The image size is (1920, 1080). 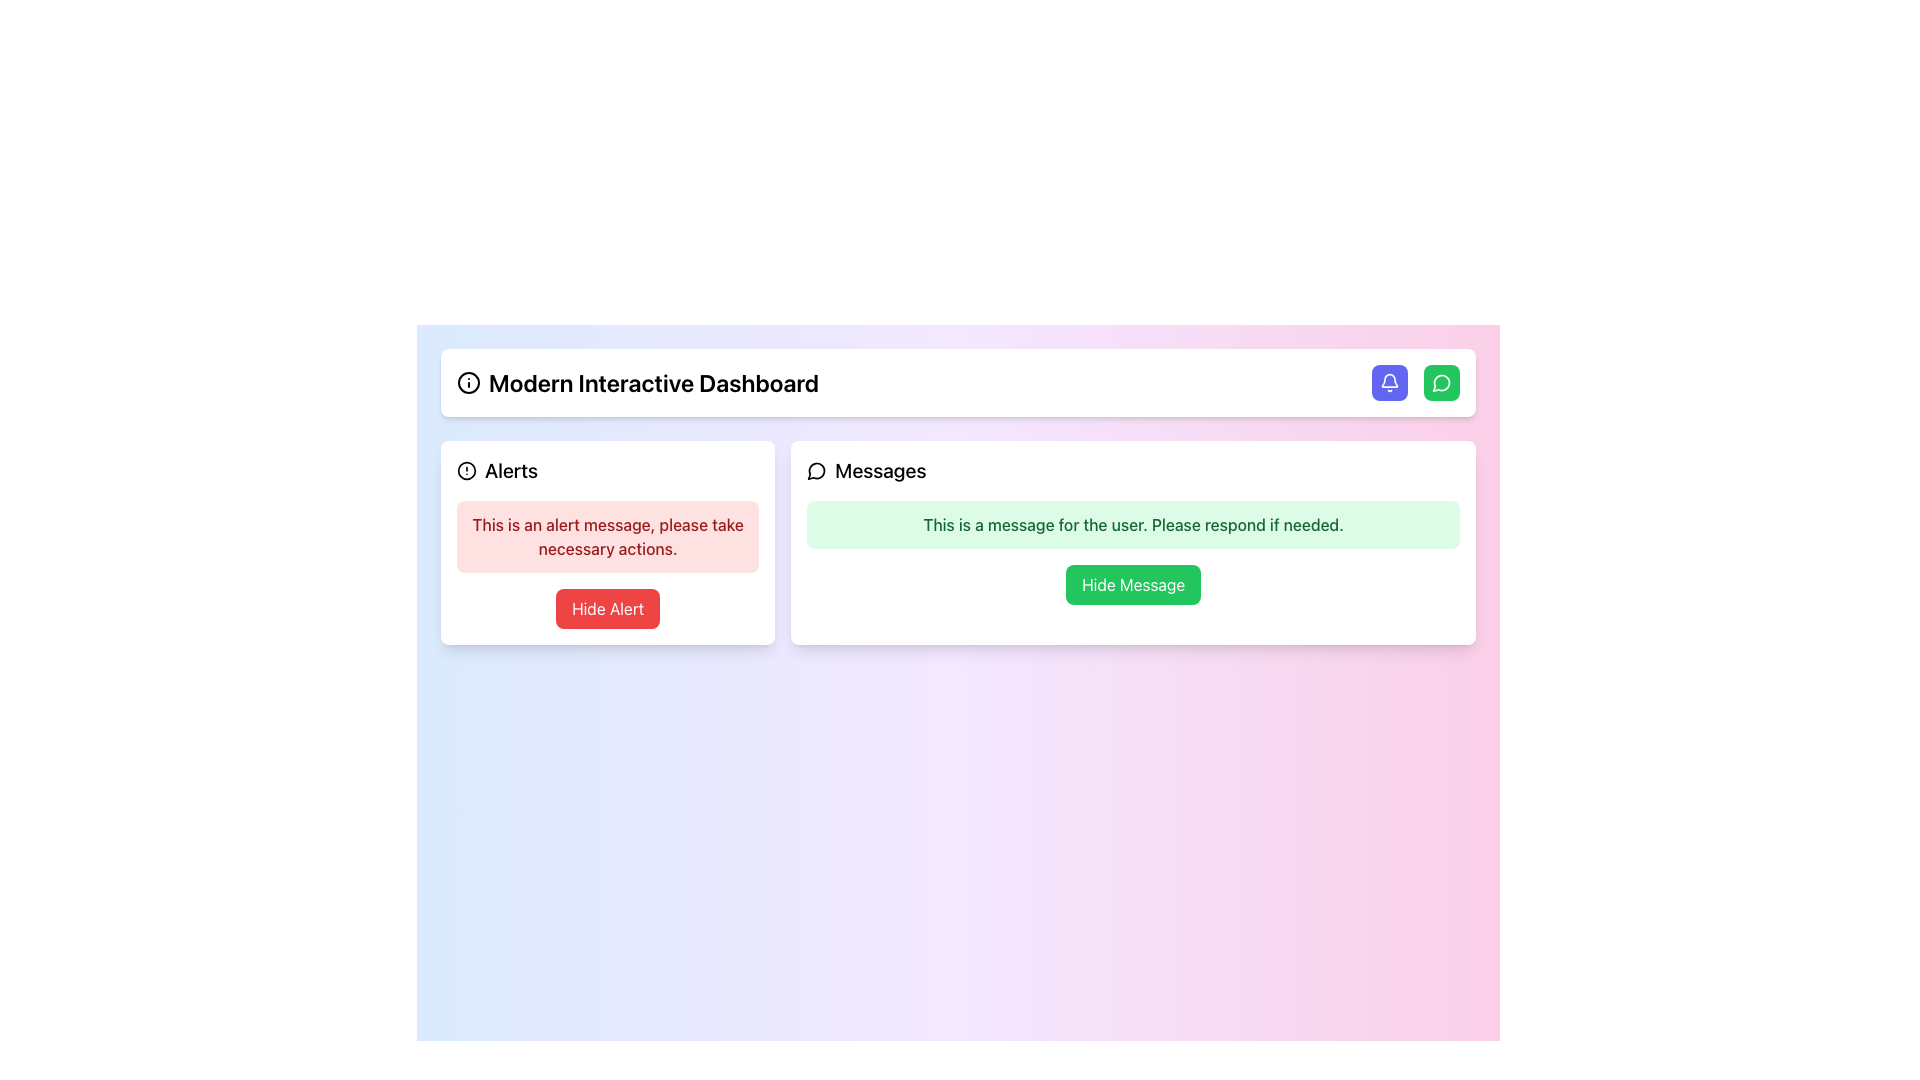 I want to click on the bright indigo button with a bell icon located in the top-right corner of the interface, so click(x=1389, y=382).